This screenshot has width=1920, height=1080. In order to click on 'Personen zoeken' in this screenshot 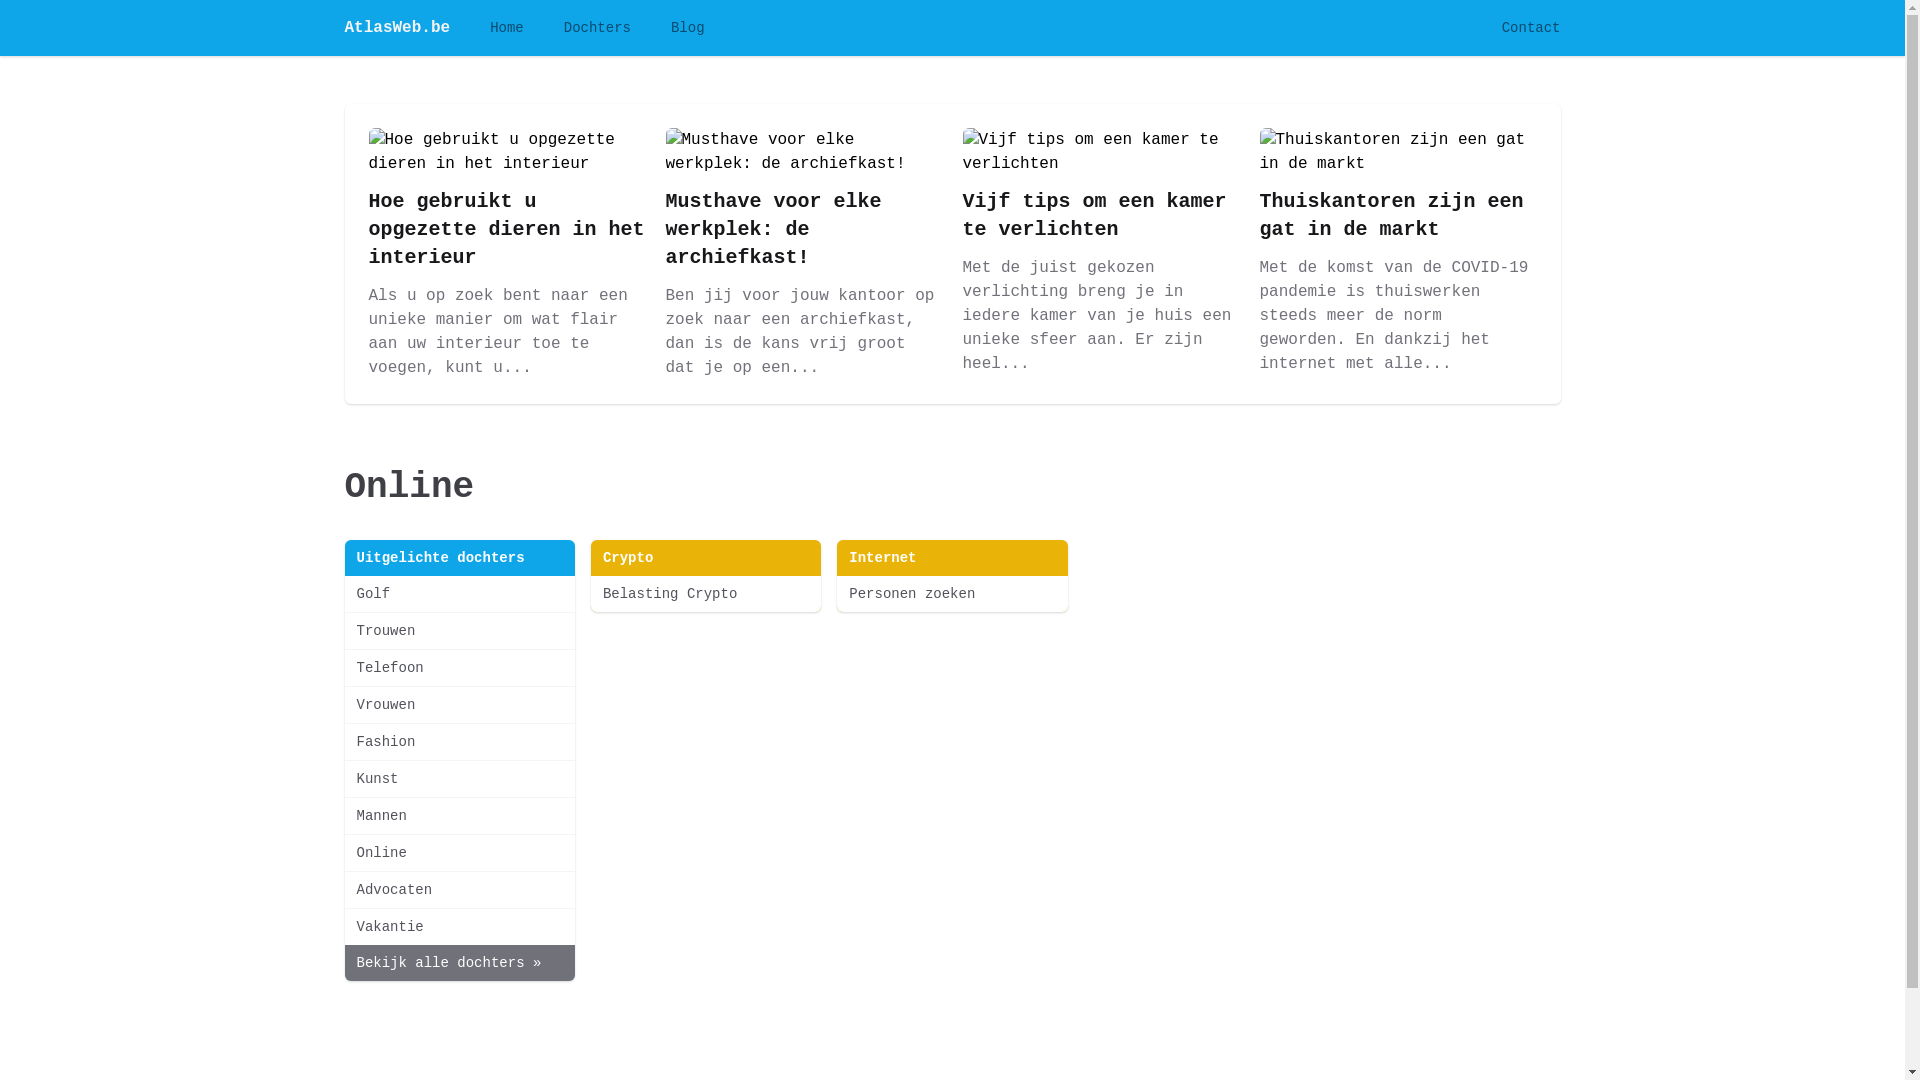, I will do `click(950, 593)`.